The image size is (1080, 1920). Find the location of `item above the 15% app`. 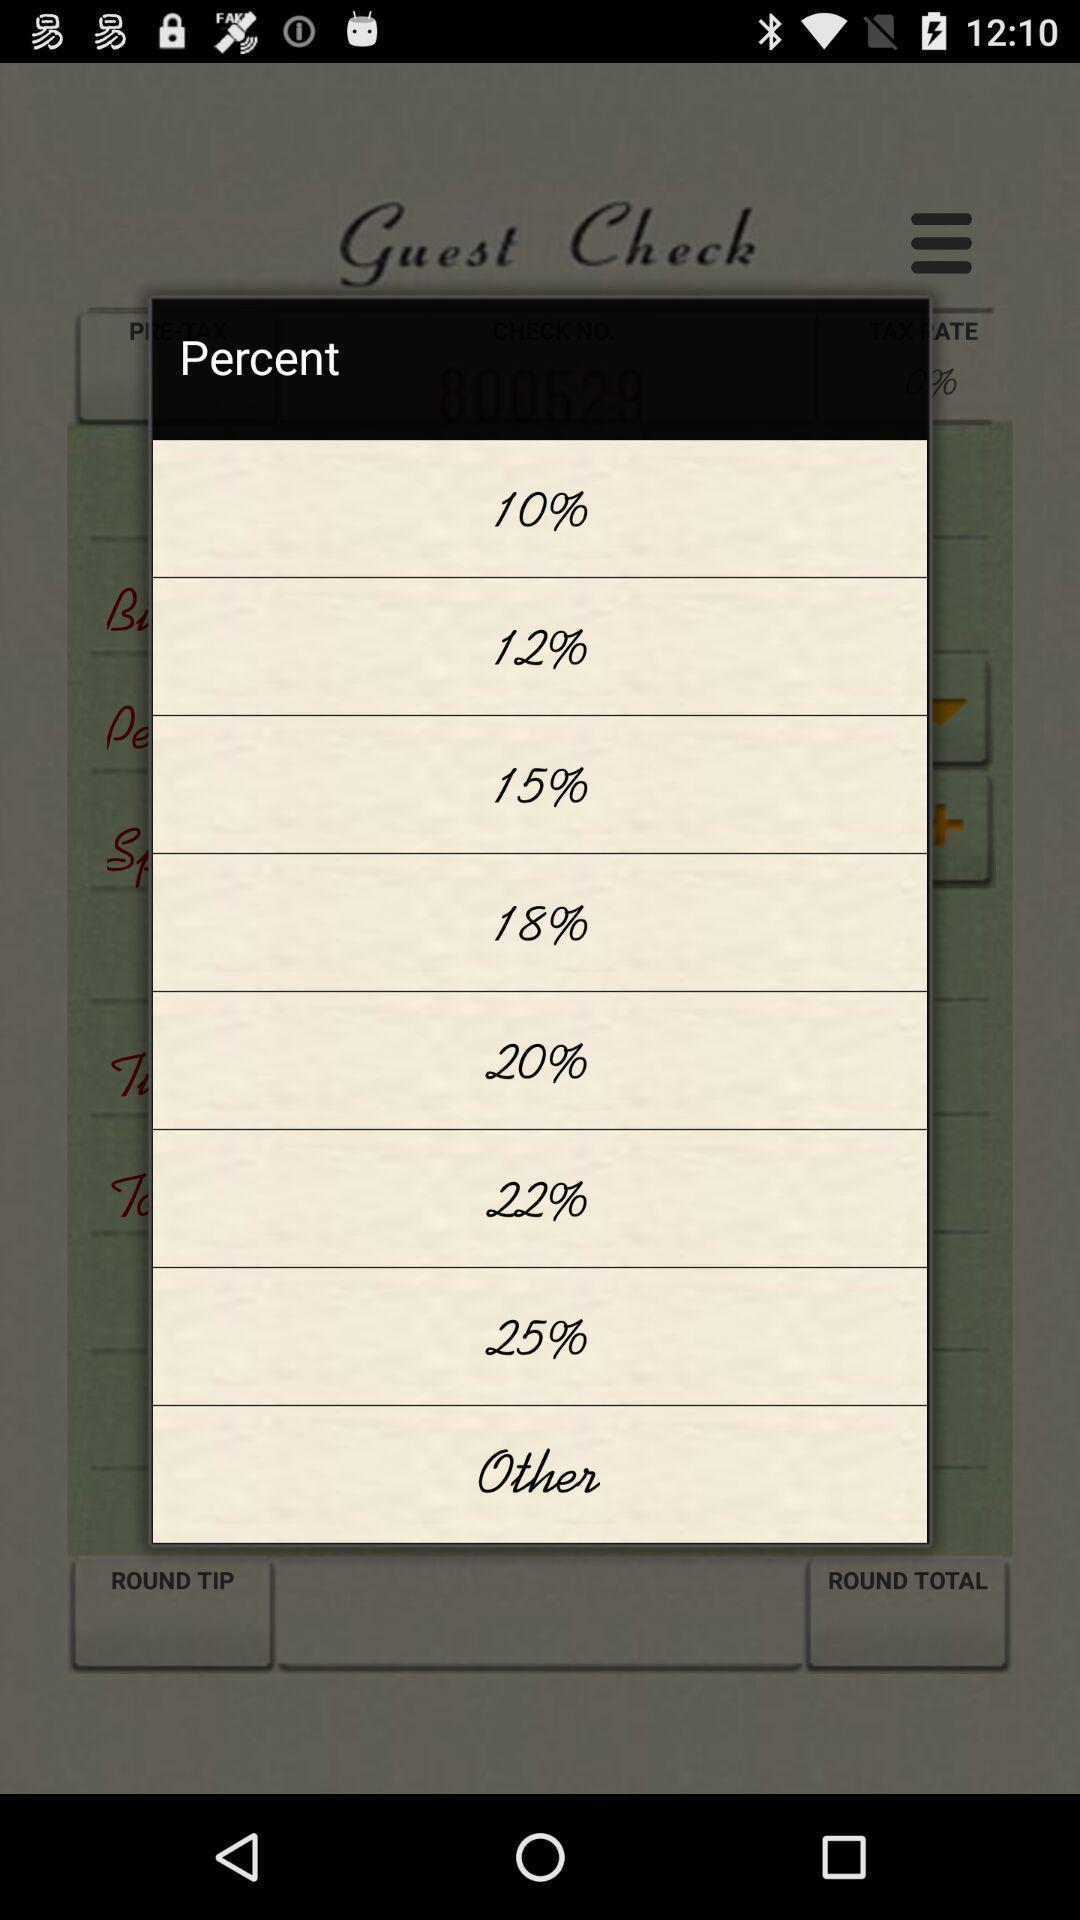

item above the 15% app is located at coordinates (540, 646).